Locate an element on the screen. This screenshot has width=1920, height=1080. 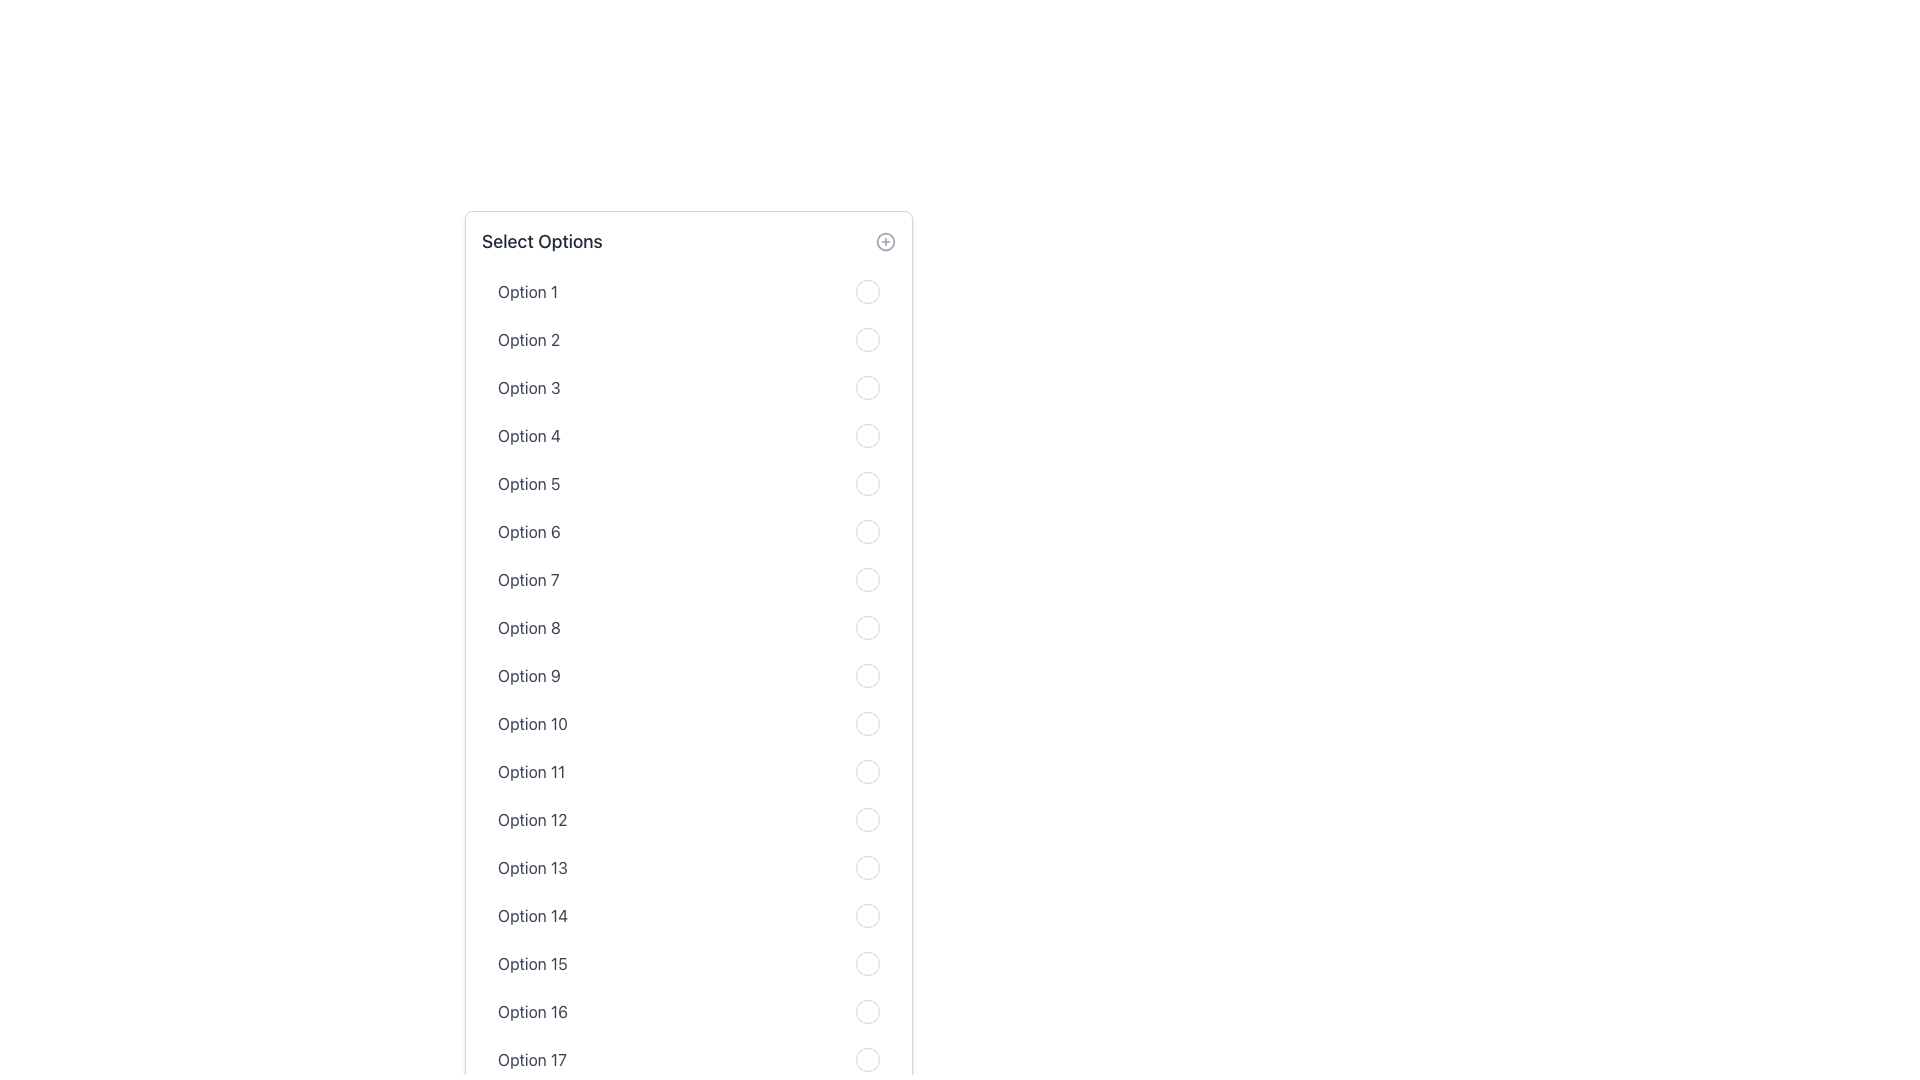
the text label displaying 'Option 11', which is part of a vertical list of options and is positioned to the left of a circular selectable icon is located at coordinates (531, 770).